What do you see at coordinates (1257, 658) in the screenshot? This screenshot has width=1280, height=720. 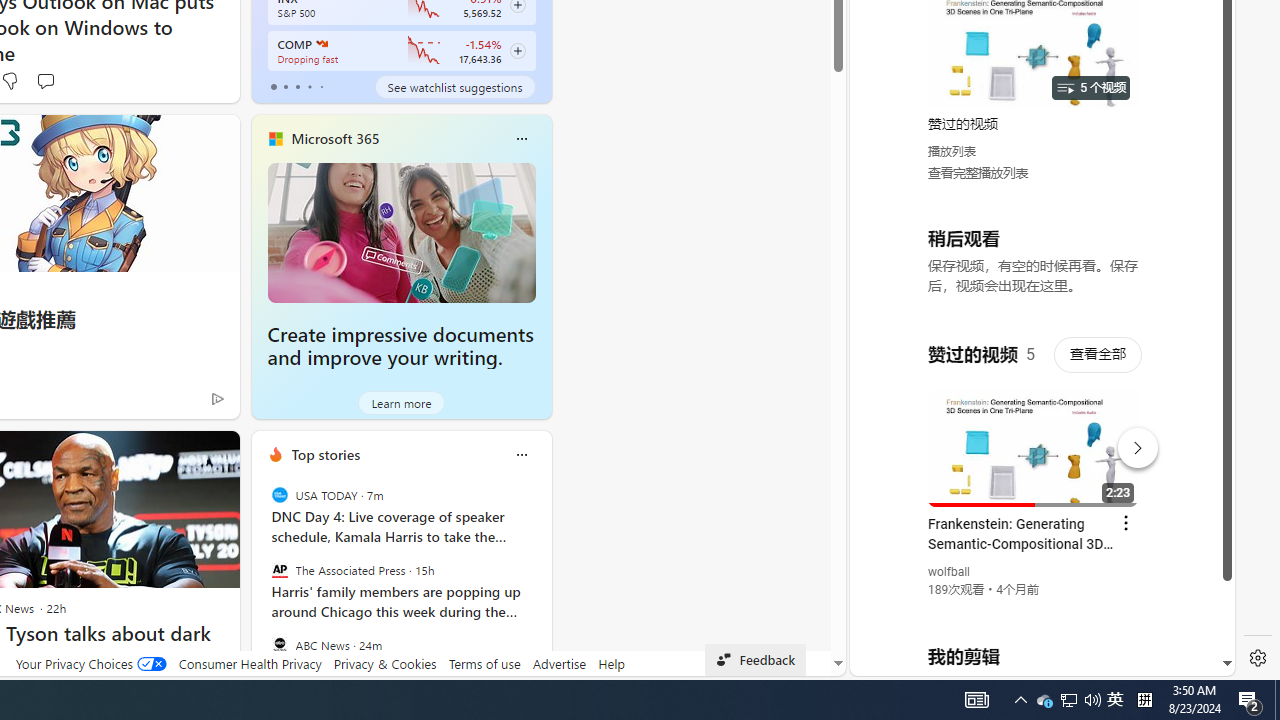 I see `'Settings'` at bounding box center [1257, 658].